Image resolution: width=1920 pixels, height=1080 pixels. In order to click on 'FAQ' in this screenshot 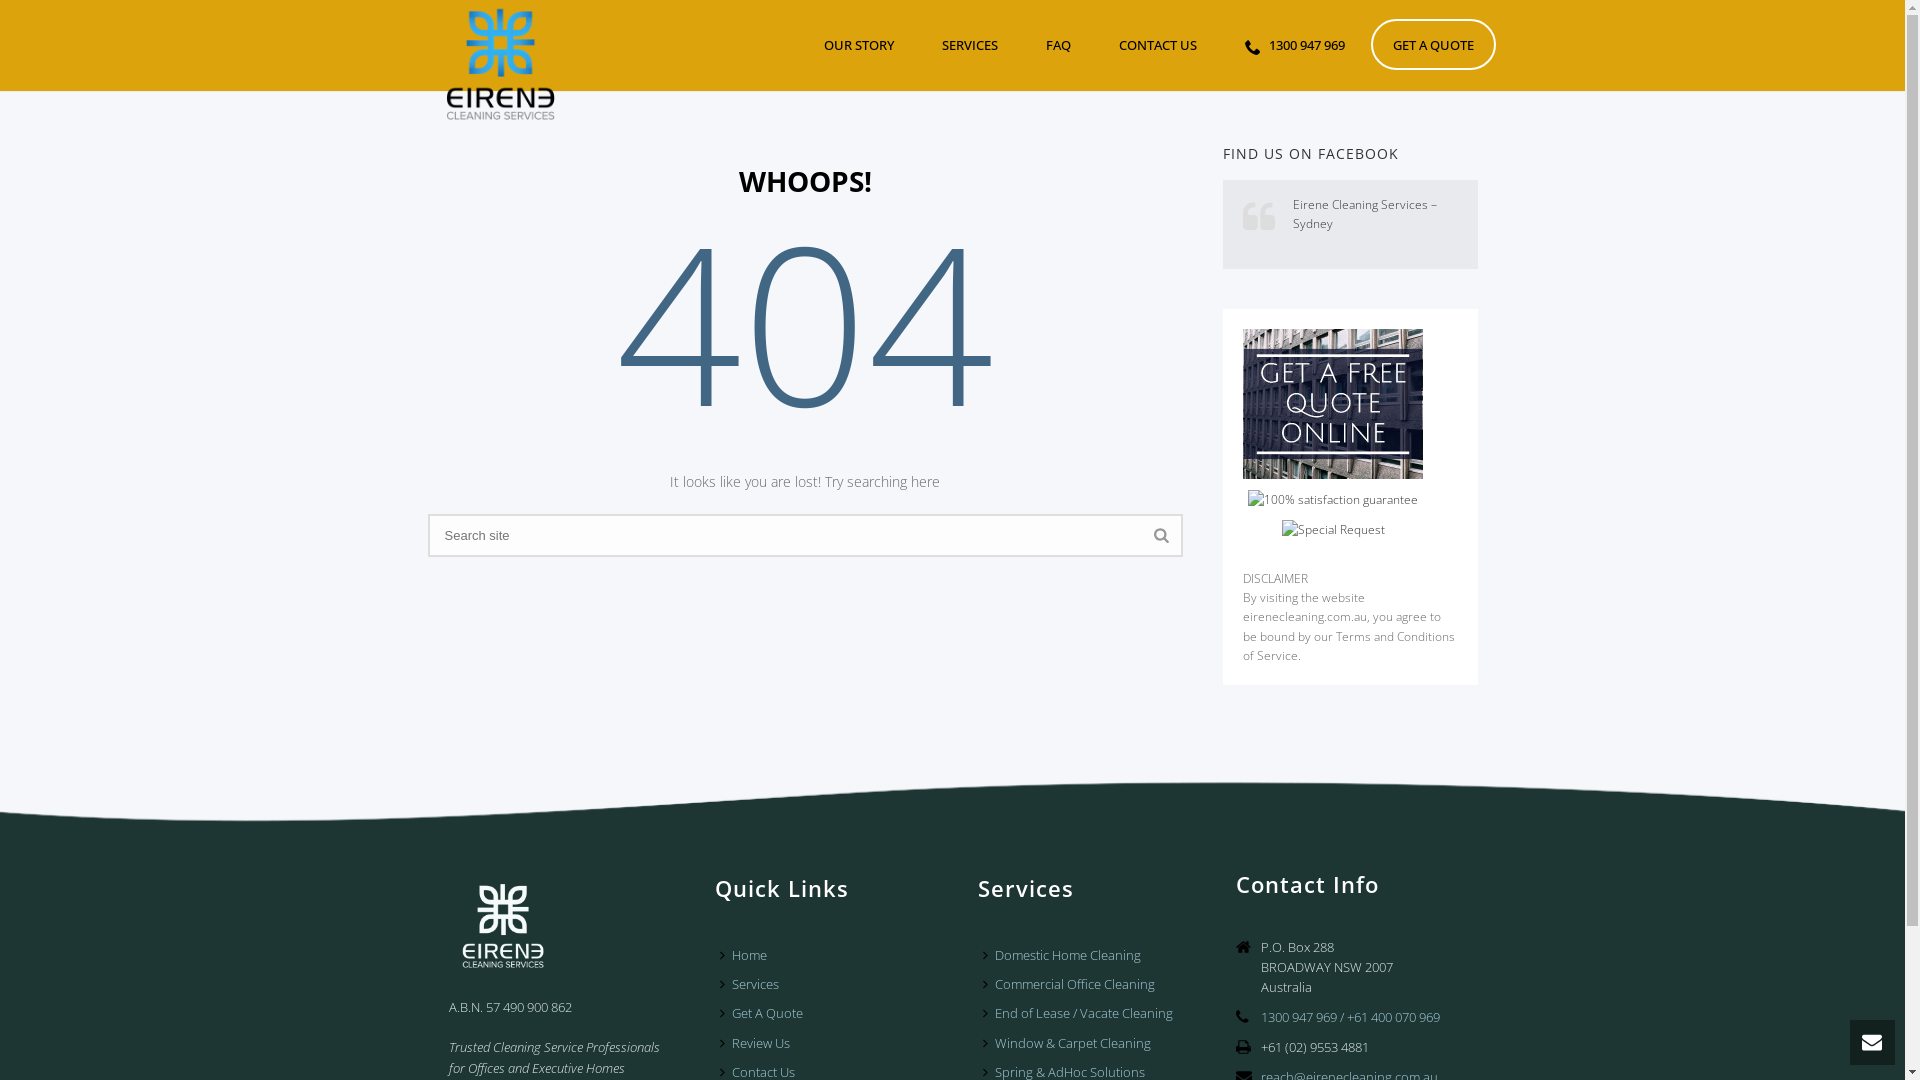, I will do `click(1057, 44)`.